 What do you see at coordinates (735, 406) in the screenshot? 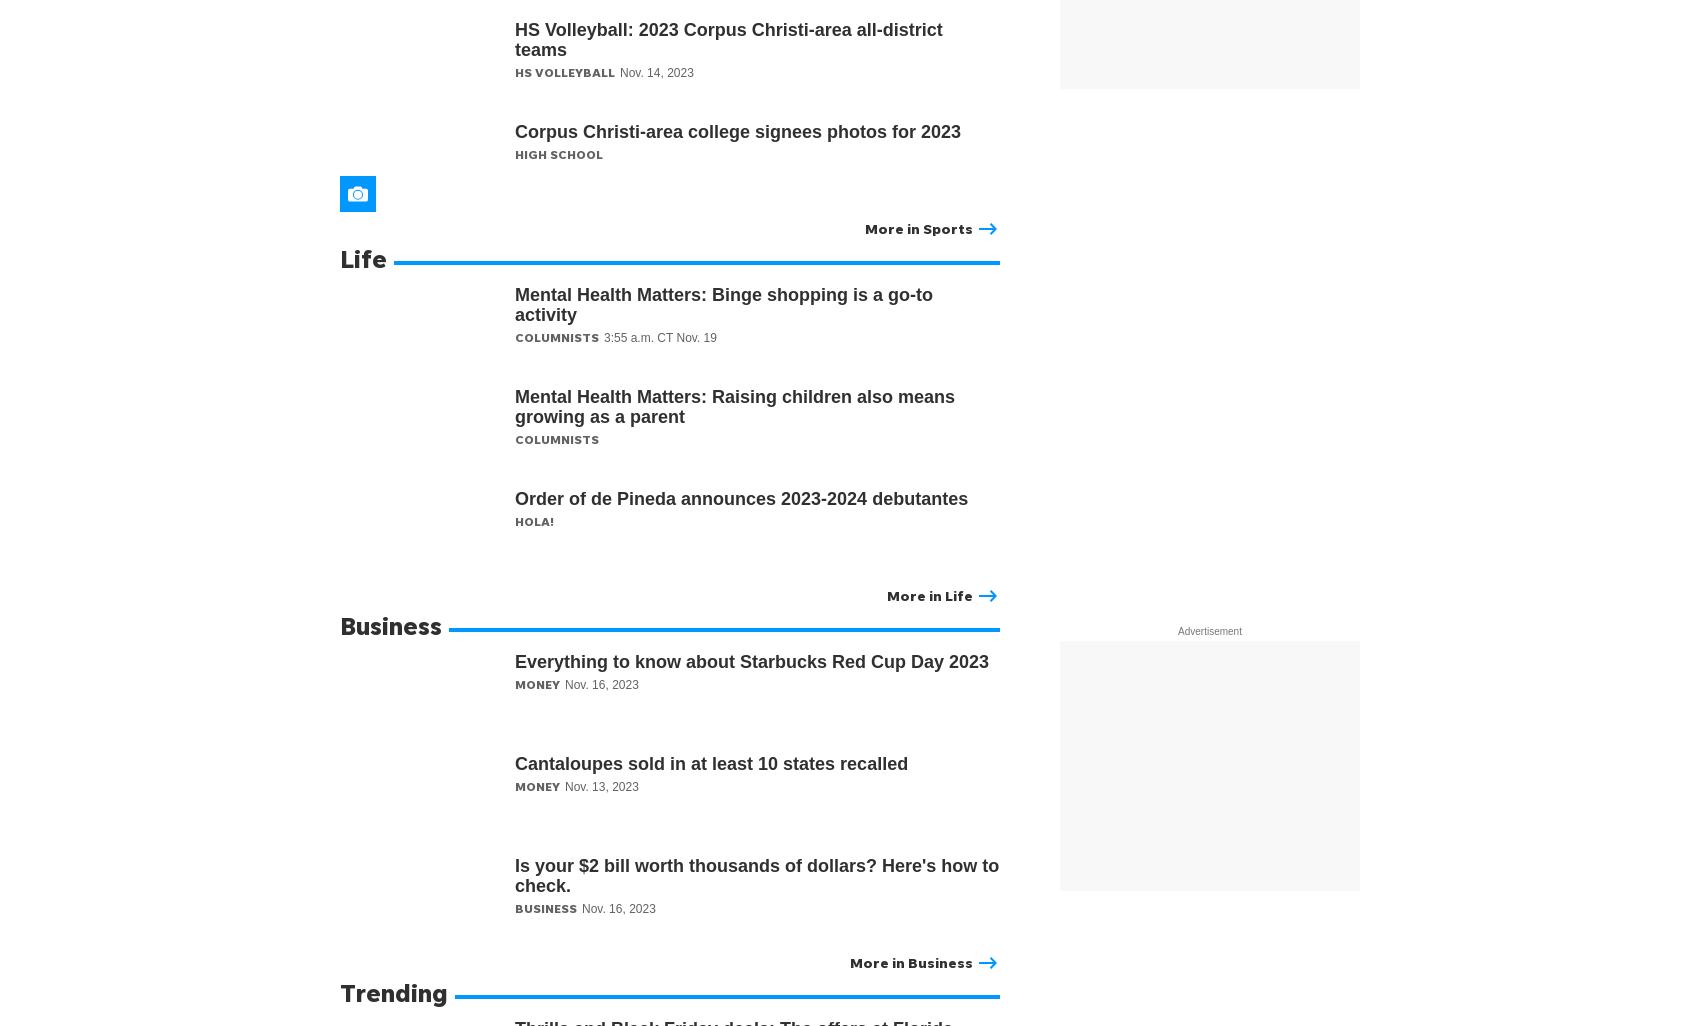
I see `'Mental Health Matters: Raising children also means growing as a parent'` at bounding box center [735, 406].